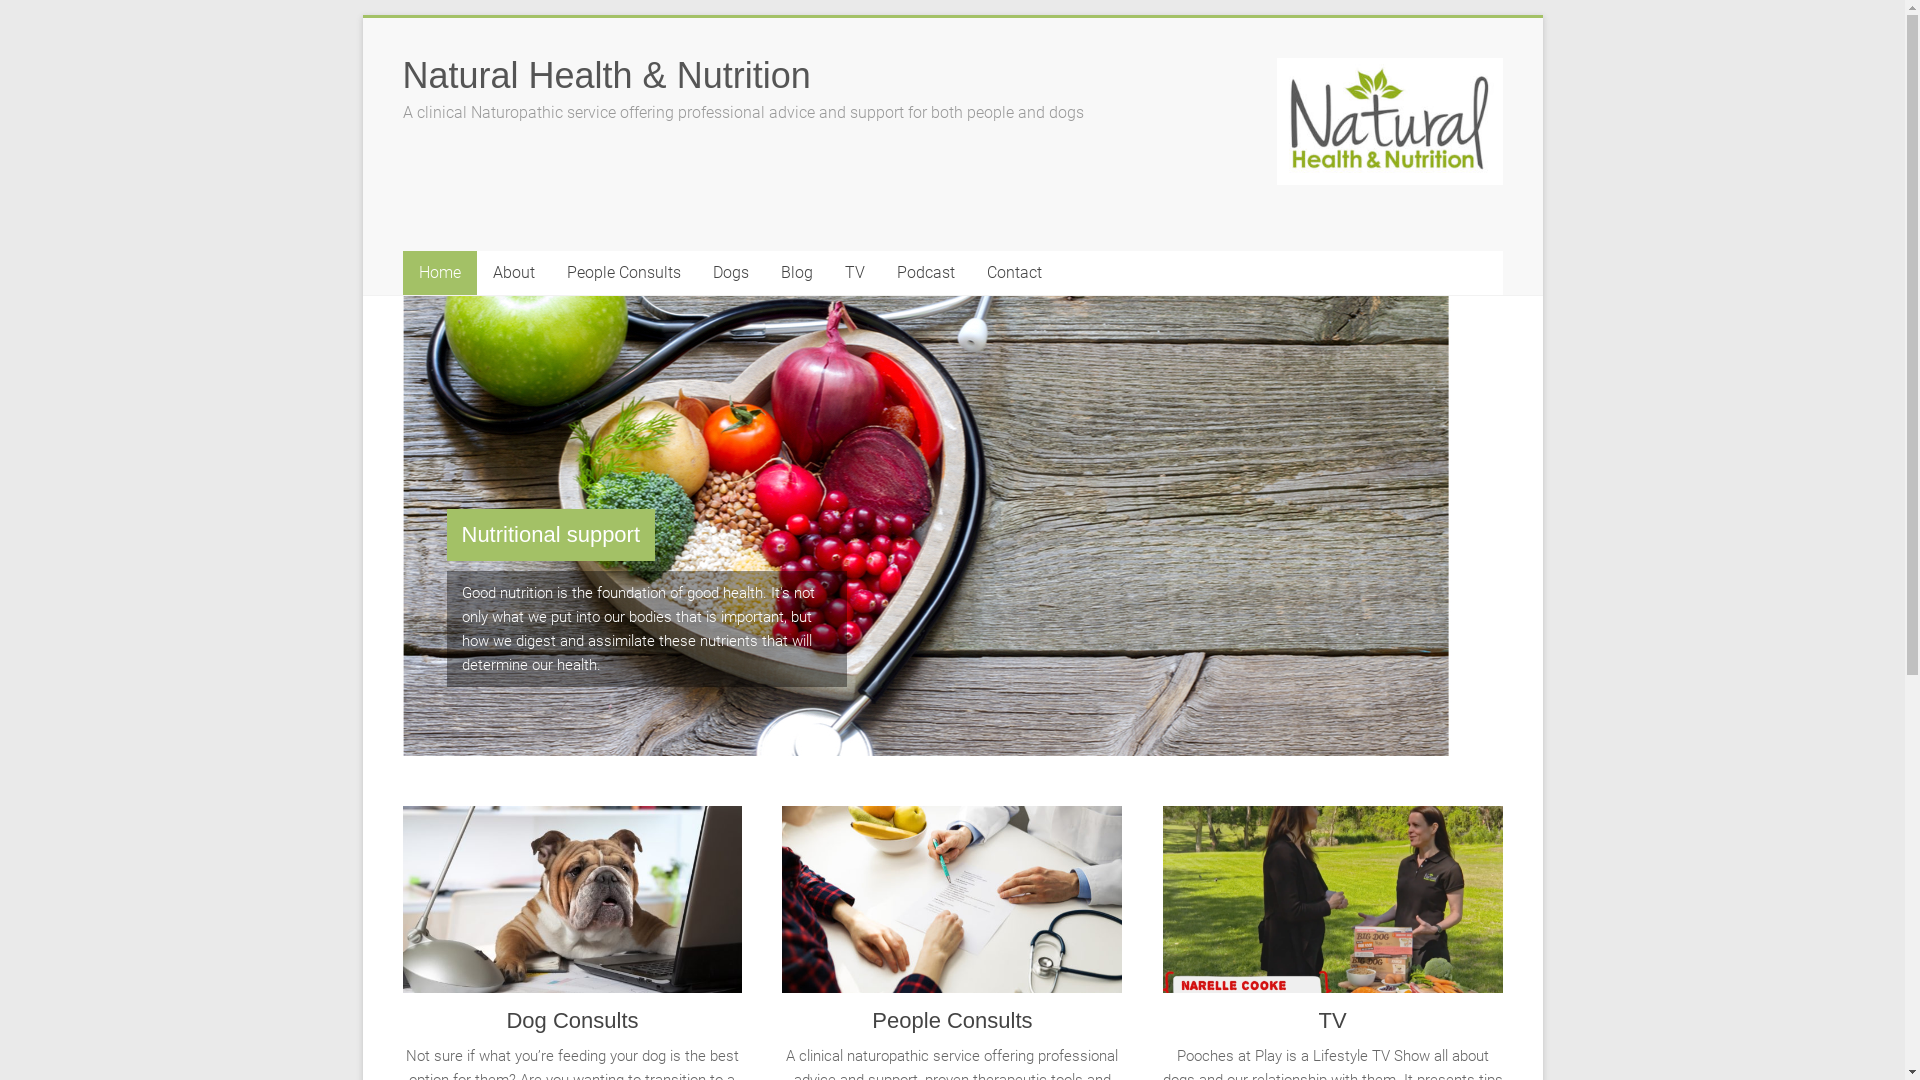  Describe the element at coordinates (361, 17) in the screenshot. I see `'Skip to content'` at that location.